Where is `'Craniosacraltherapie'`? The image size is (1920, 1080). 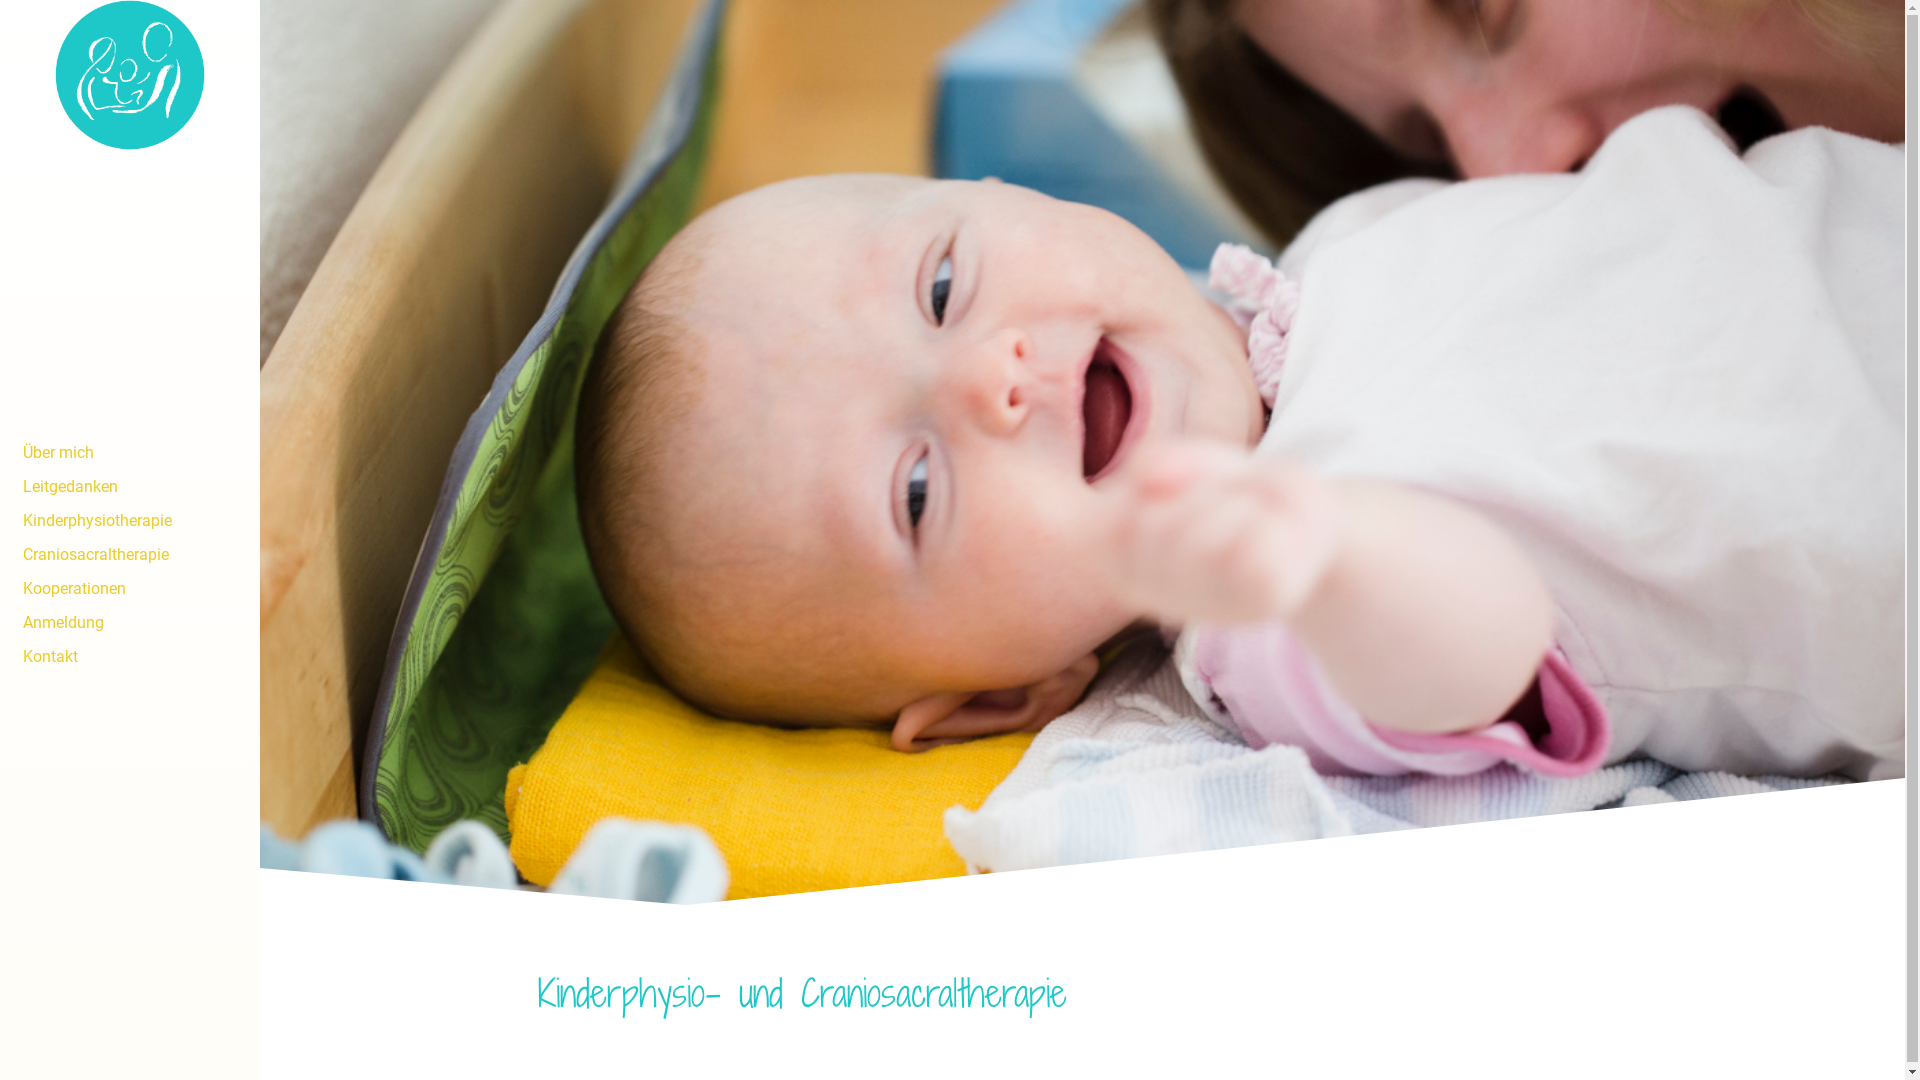
'Craniosacraltherapie' is located at coordinates (128, 554).